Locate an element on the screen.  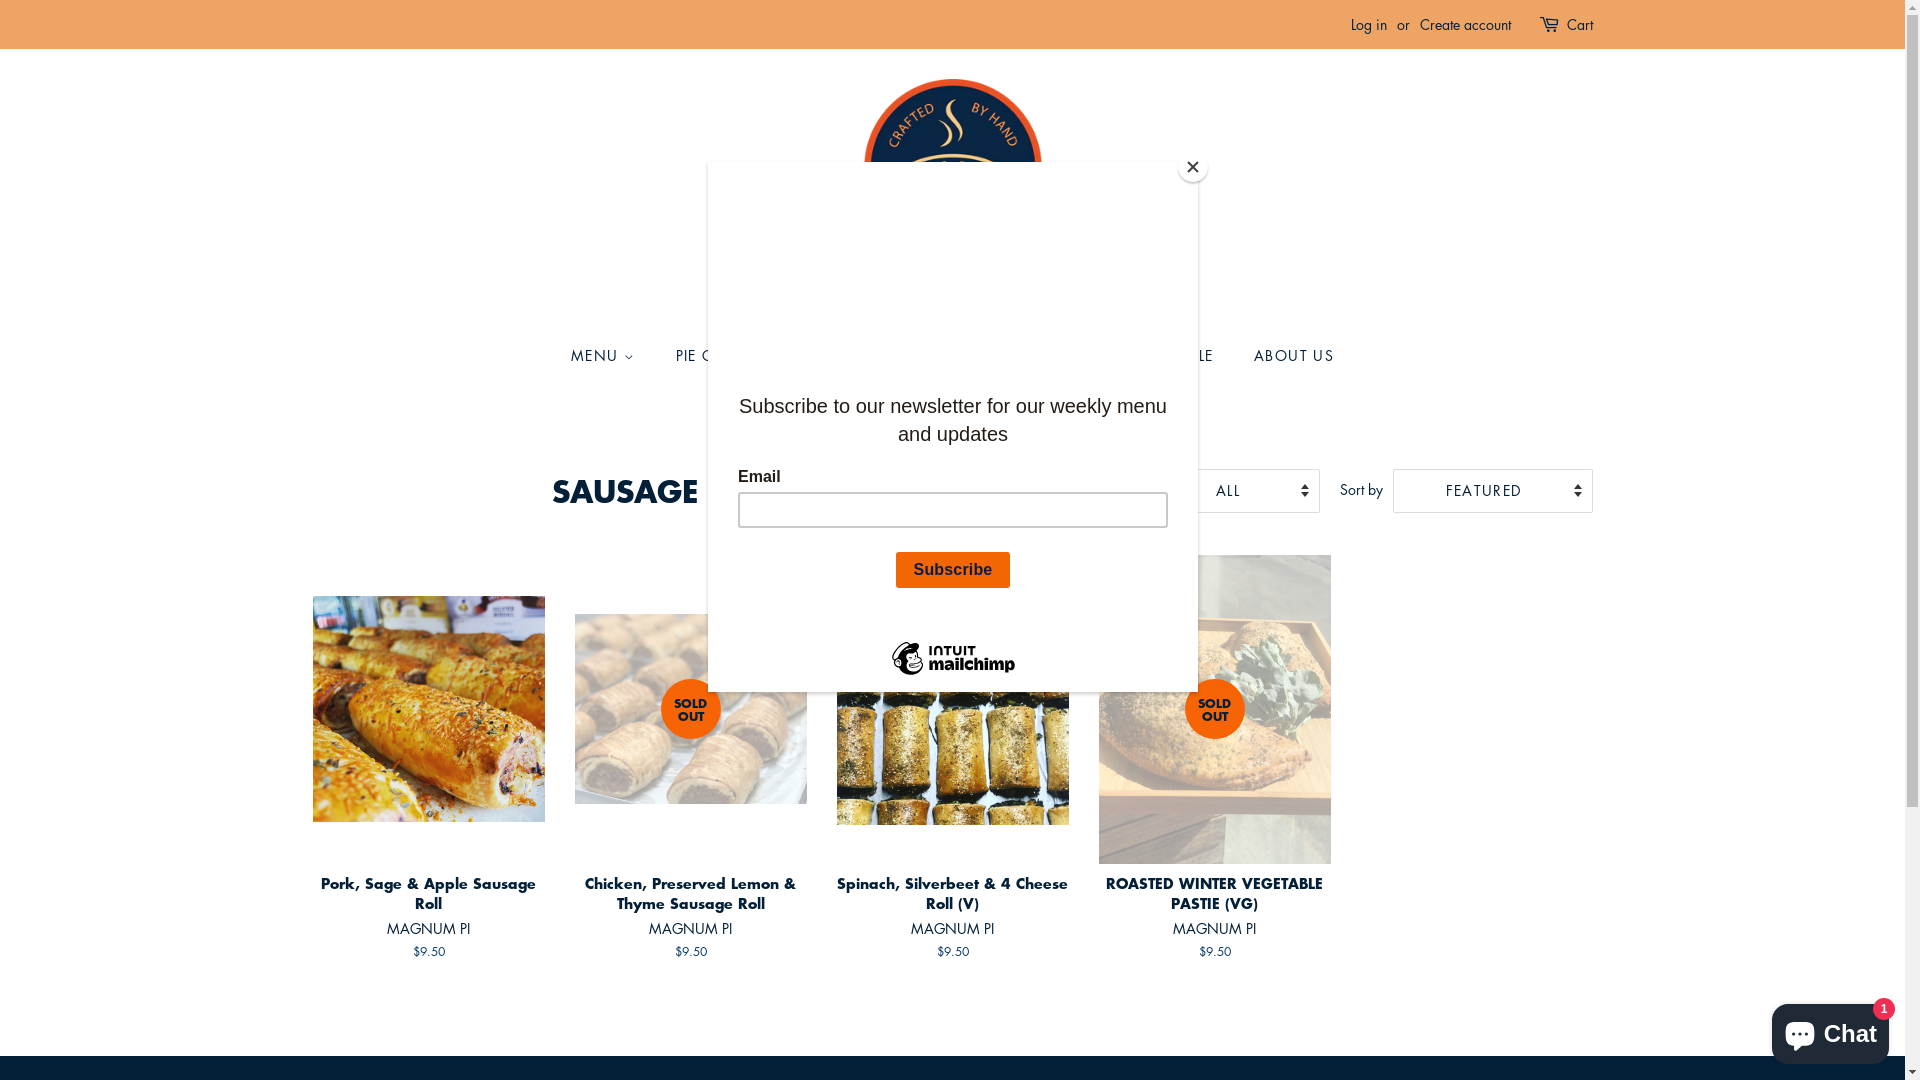
'WHOLESALE' is located at coordinates (1106, 354).